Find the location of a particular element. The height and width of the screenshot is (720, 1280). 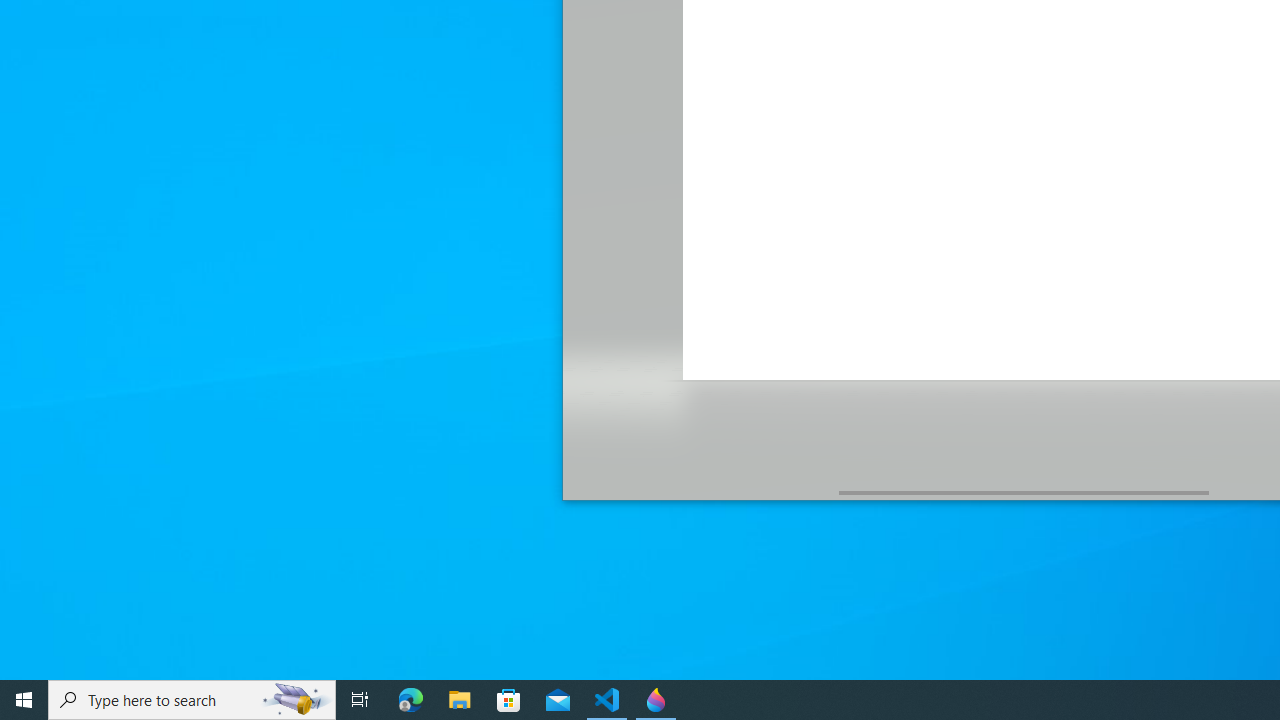

'Task View' is located at coordinates (359, 698).